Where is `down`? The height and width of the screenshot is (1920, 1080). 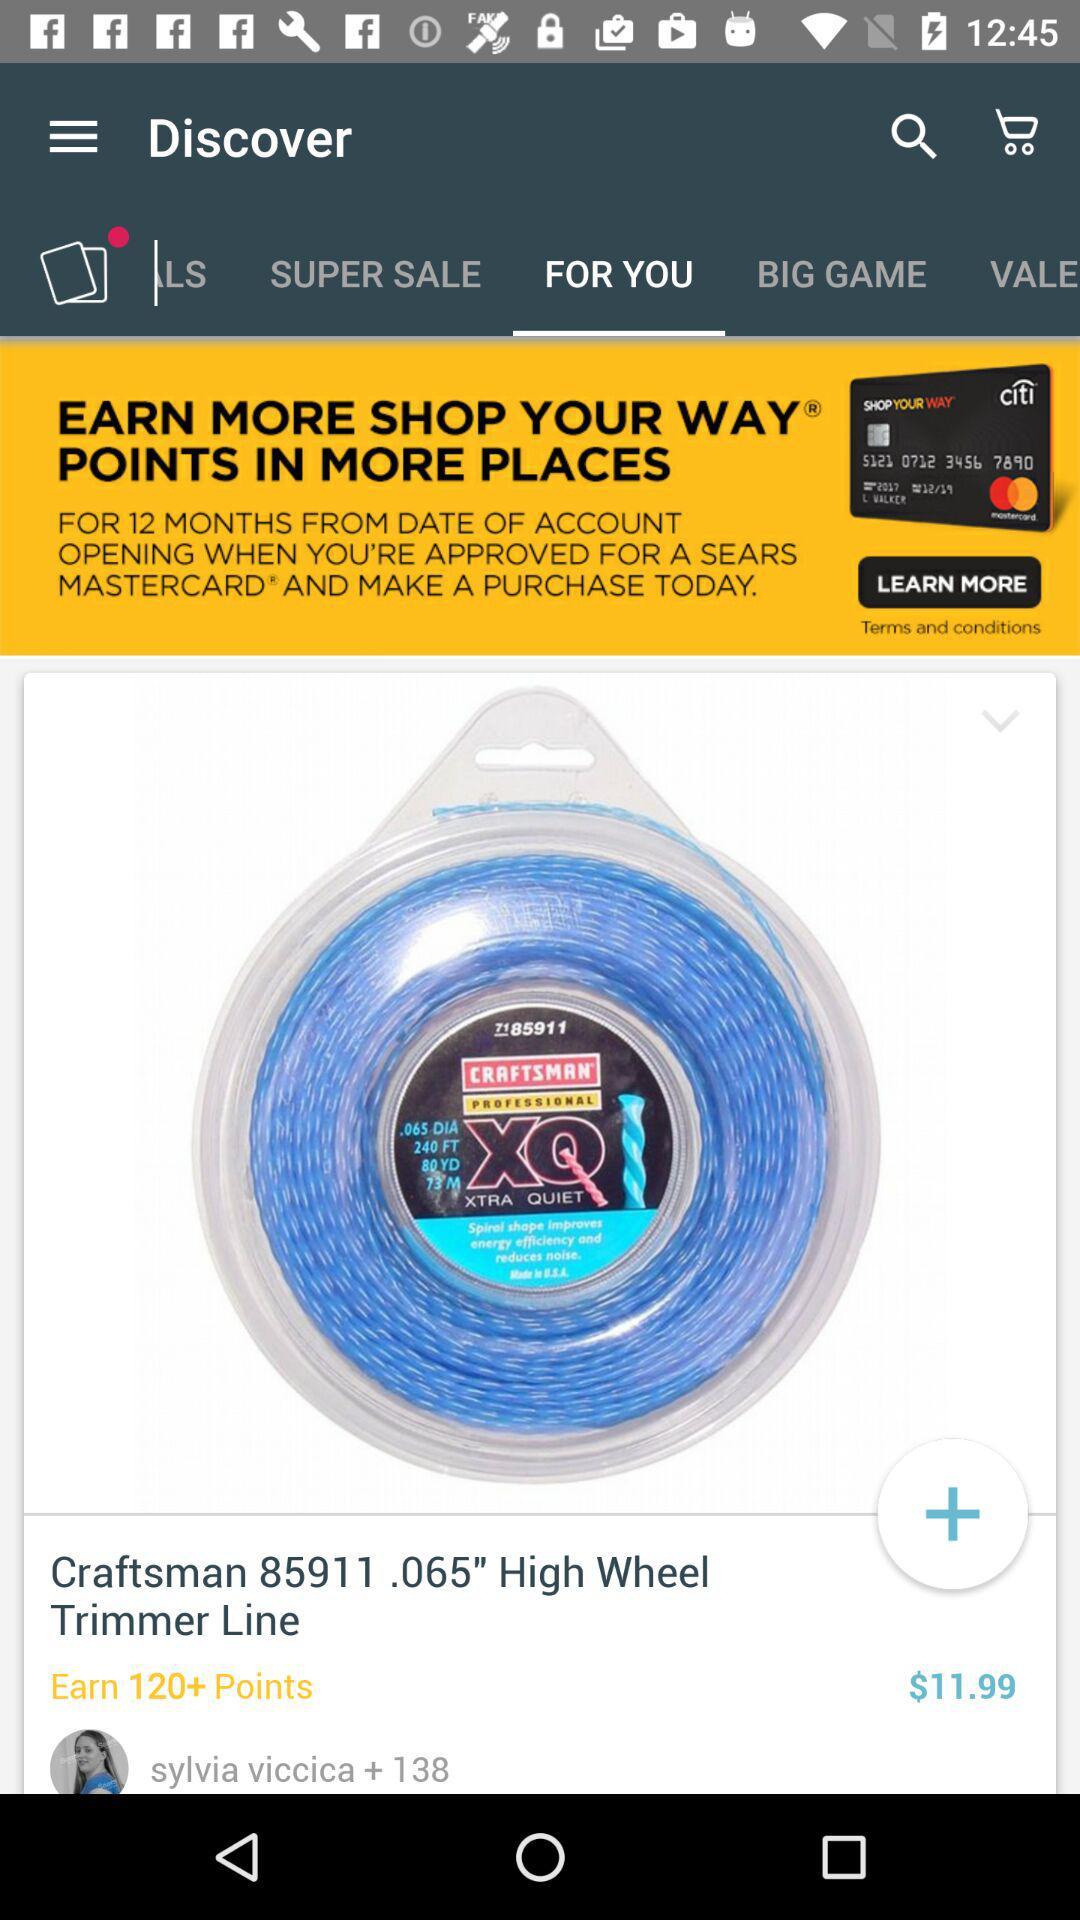 down is located at coordinates (996, 723).